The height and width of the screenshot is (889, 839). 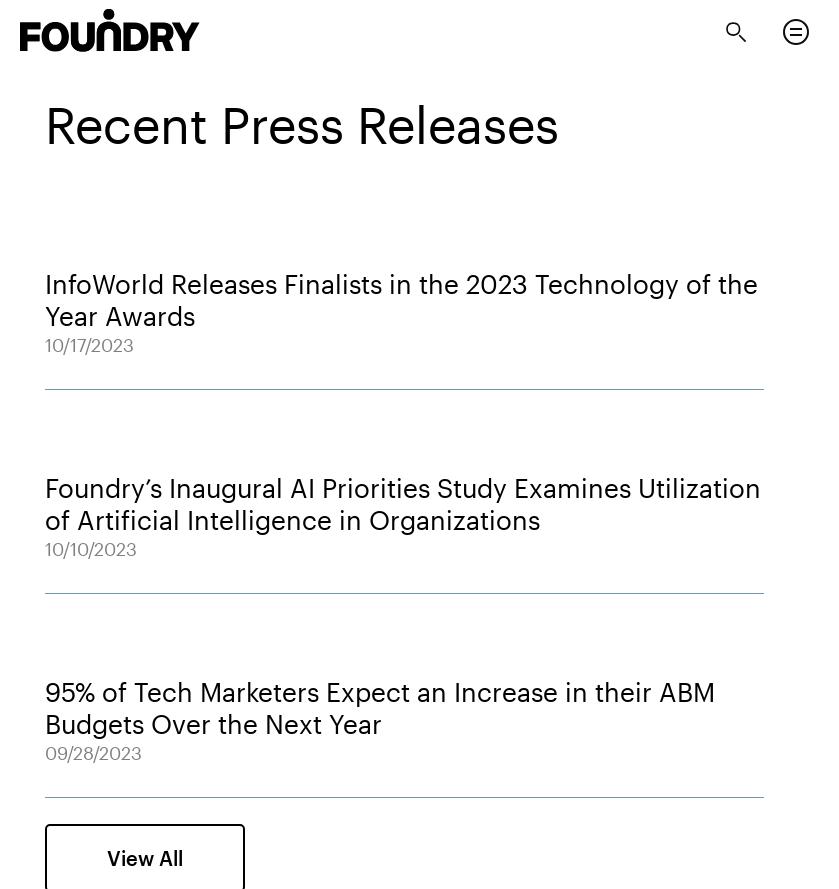 I want to click on 'View All', so click(x=144, y=855).